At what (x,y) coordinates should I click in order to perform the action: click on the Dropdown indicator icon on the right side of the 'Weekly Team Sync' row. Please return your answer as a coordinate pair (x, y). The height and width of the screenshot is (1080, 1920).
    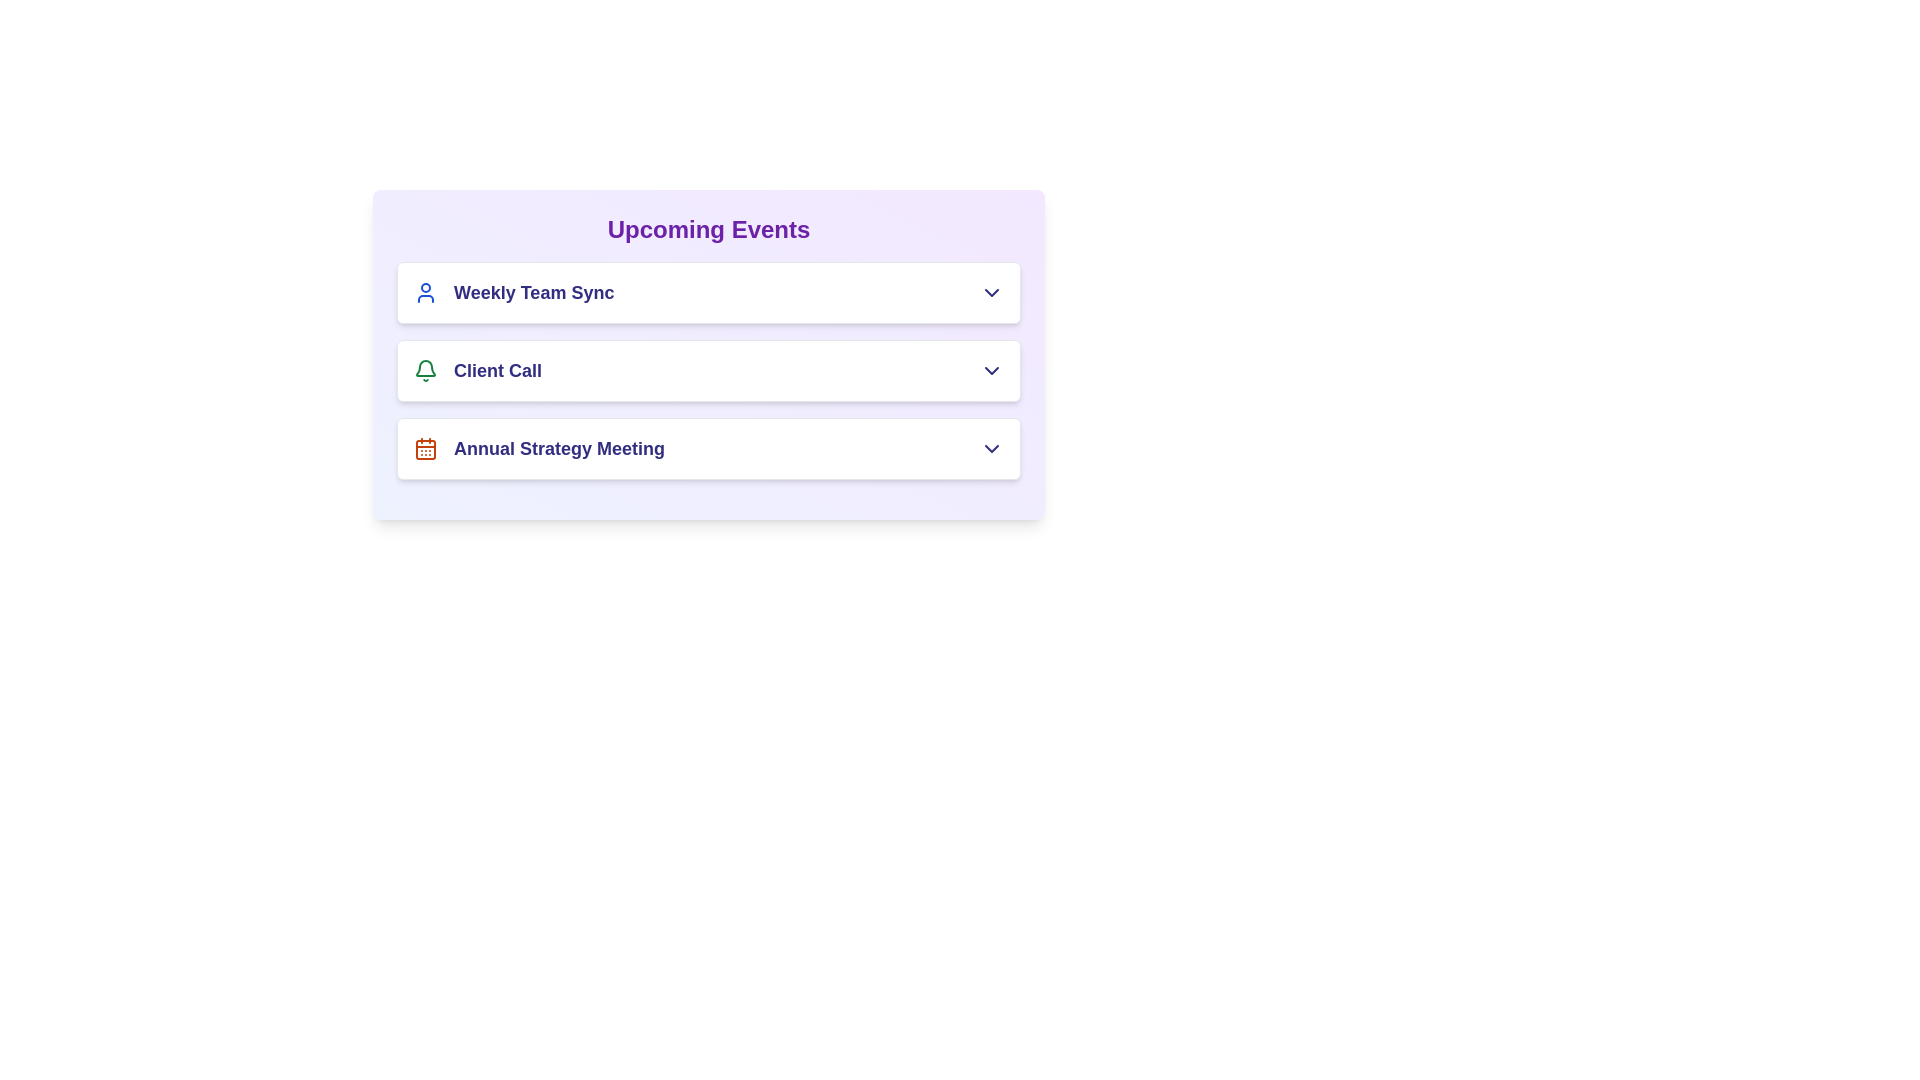
    Looking at the image, I should click on (992, 293).